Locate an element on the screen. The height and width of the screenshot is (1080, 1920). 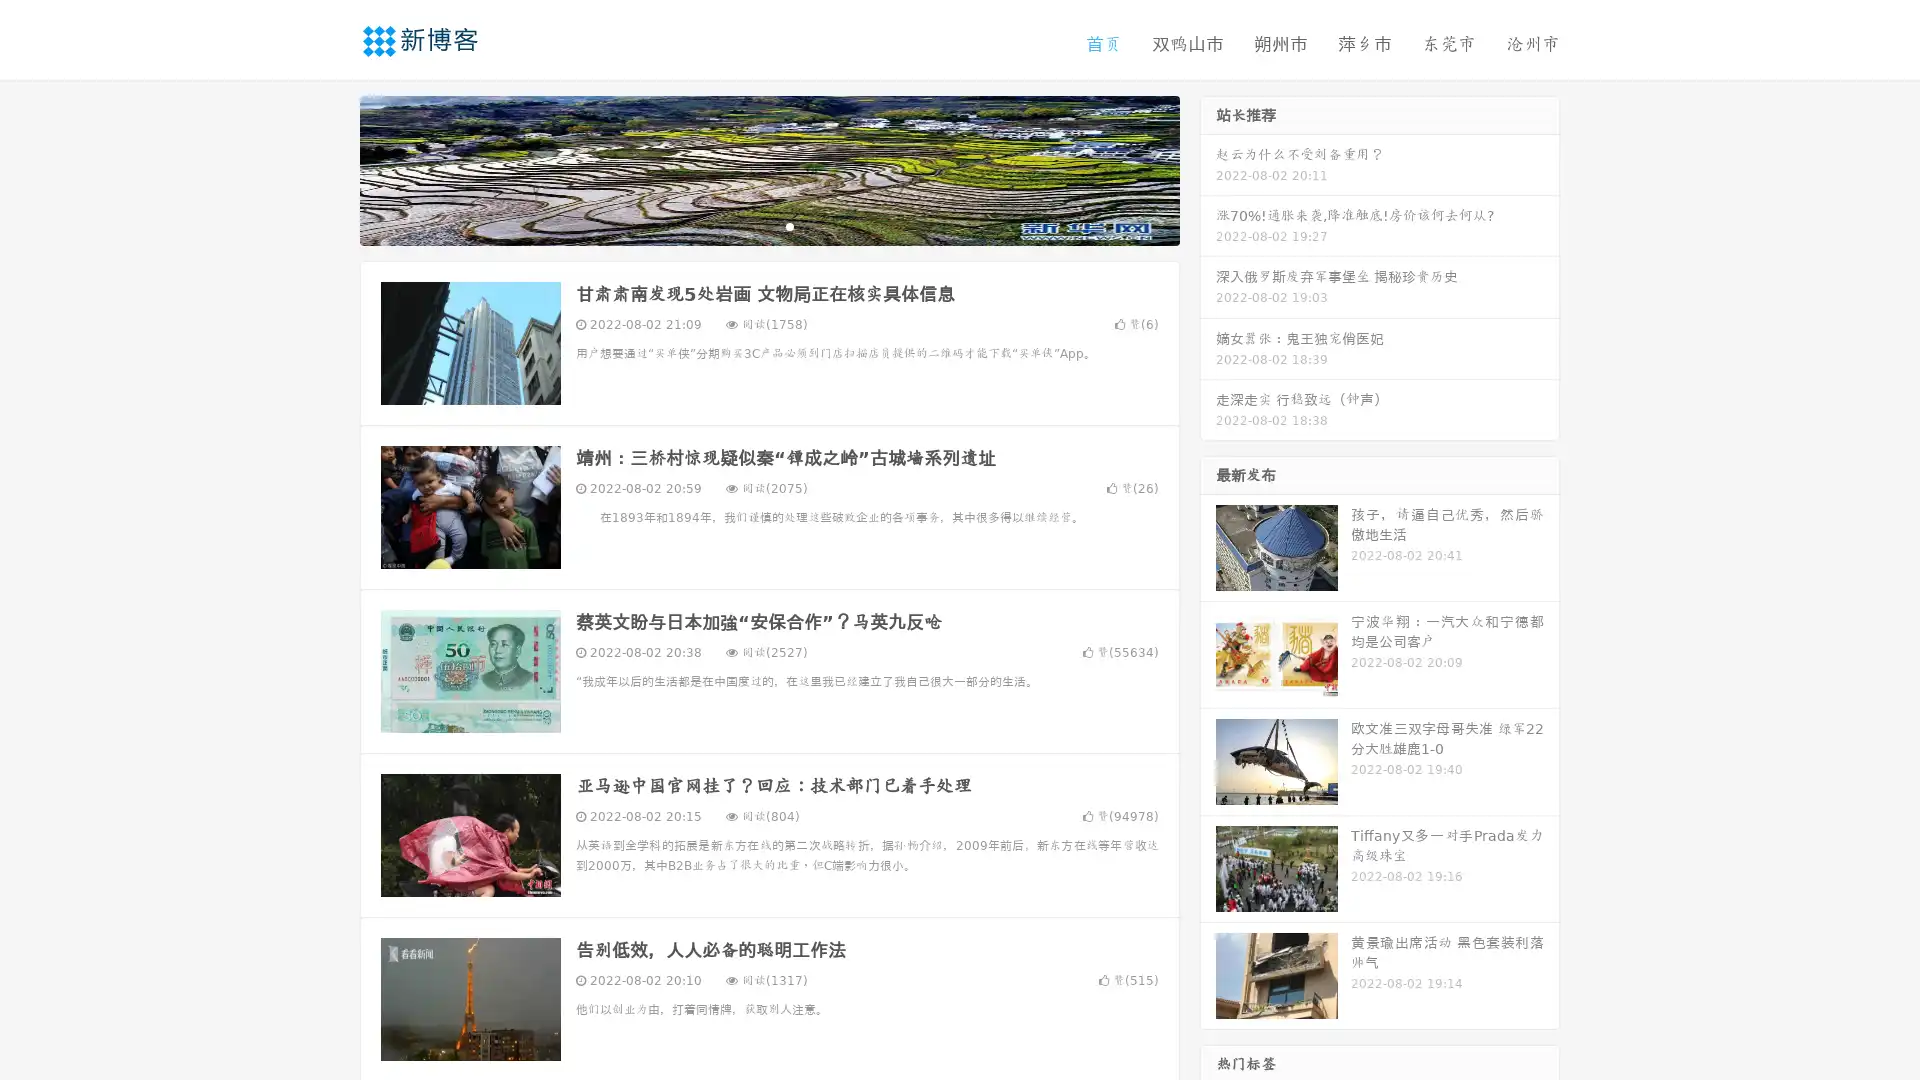
Go to slide 3 is located at coordinates (789, 225).